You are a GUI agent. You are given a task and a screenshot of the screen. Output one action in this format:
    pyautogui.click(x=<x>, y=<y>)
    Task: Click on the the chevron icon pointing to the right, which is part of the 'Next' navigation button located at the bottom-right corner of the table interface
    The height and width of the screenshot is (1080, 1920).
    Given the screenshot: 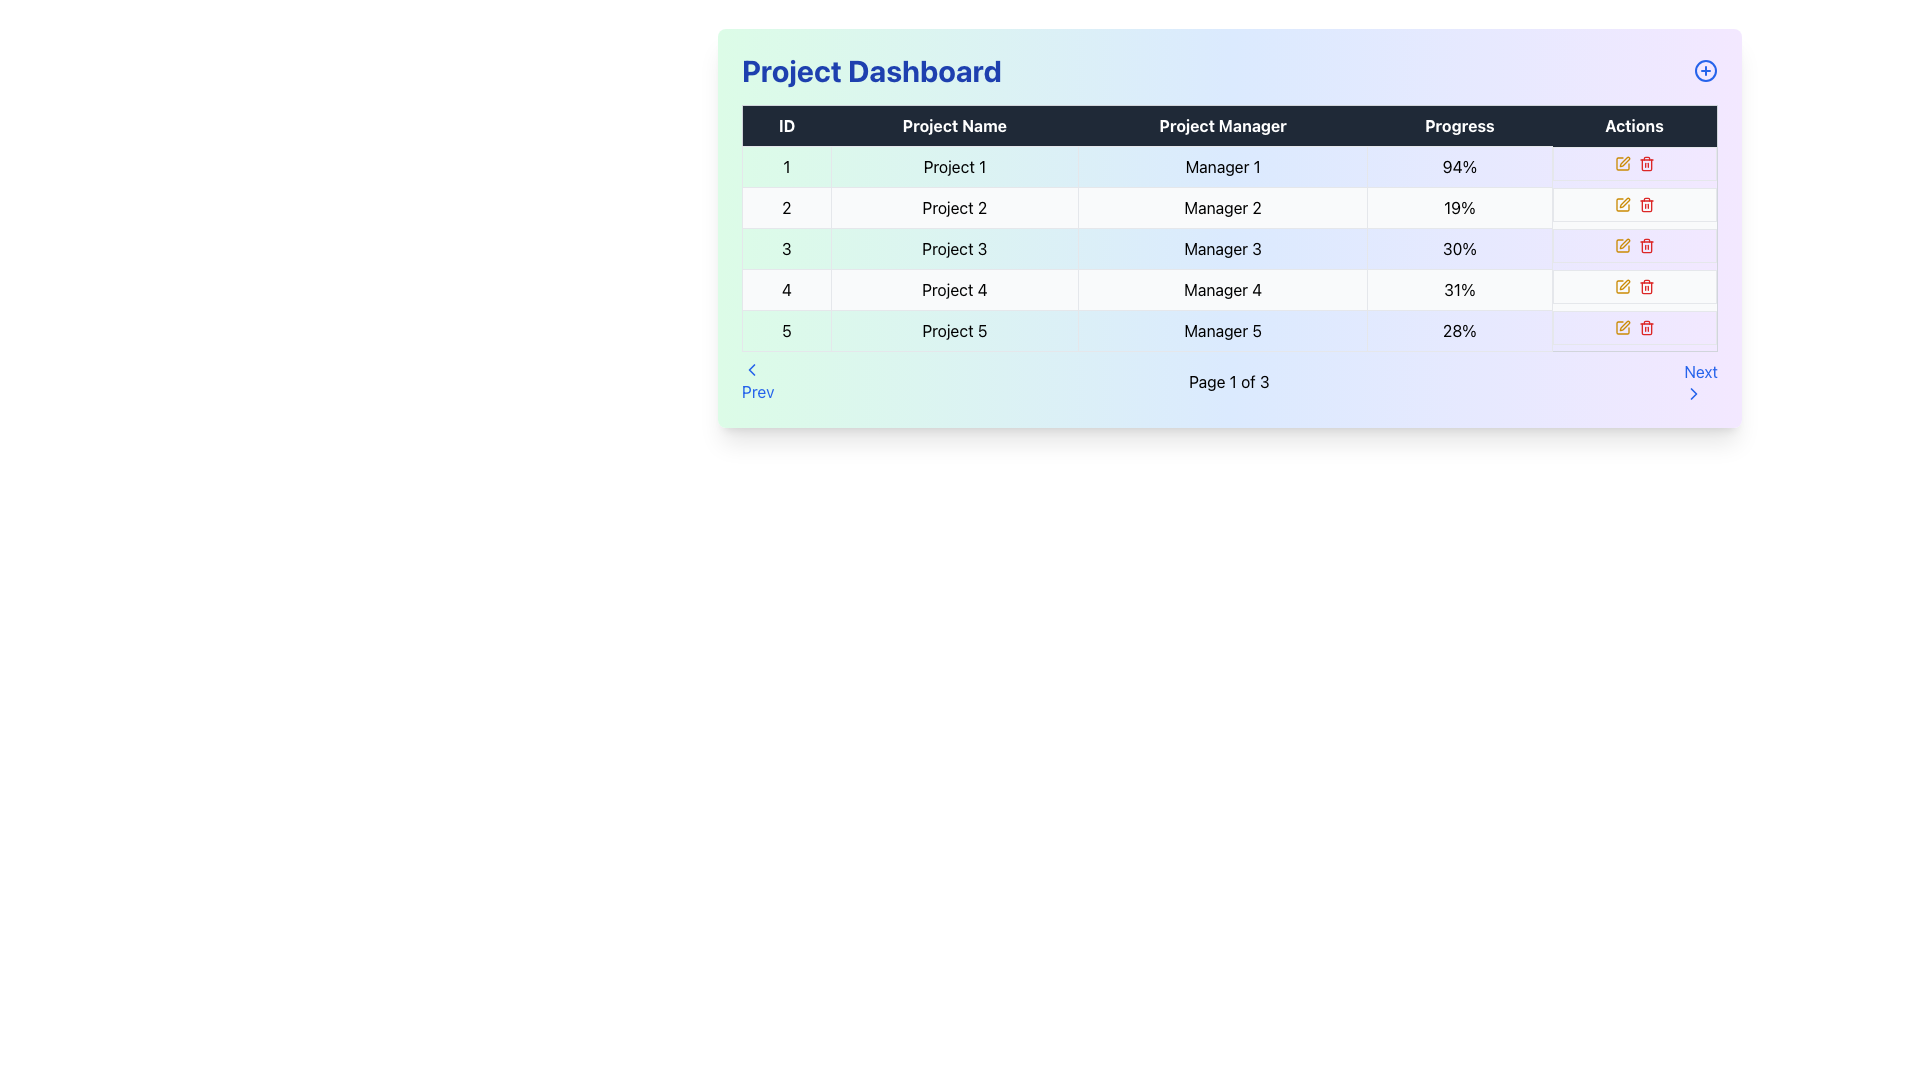 What is the action you would take?
    pyautogui.click(x=1693, y=393)
    